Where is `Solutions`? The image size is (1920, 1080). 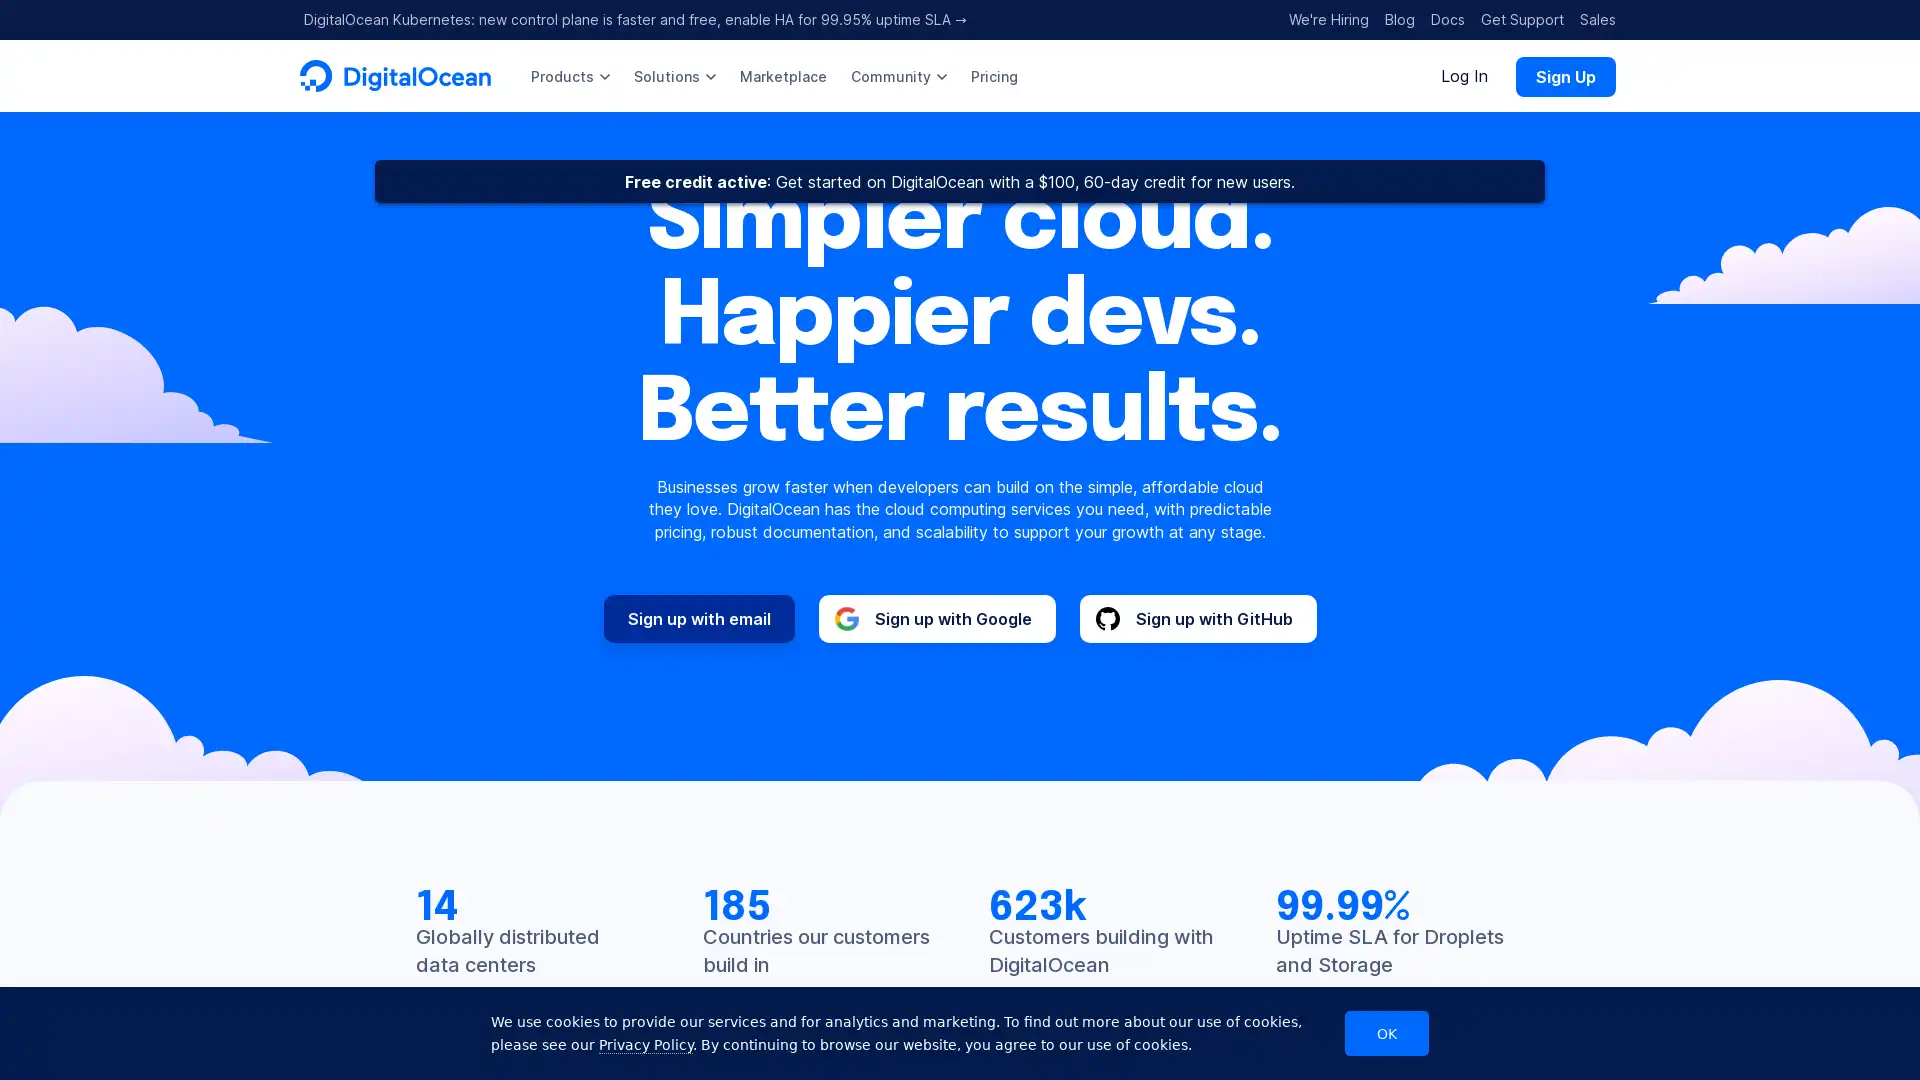 Solutions is located at coordinates (675, 75).